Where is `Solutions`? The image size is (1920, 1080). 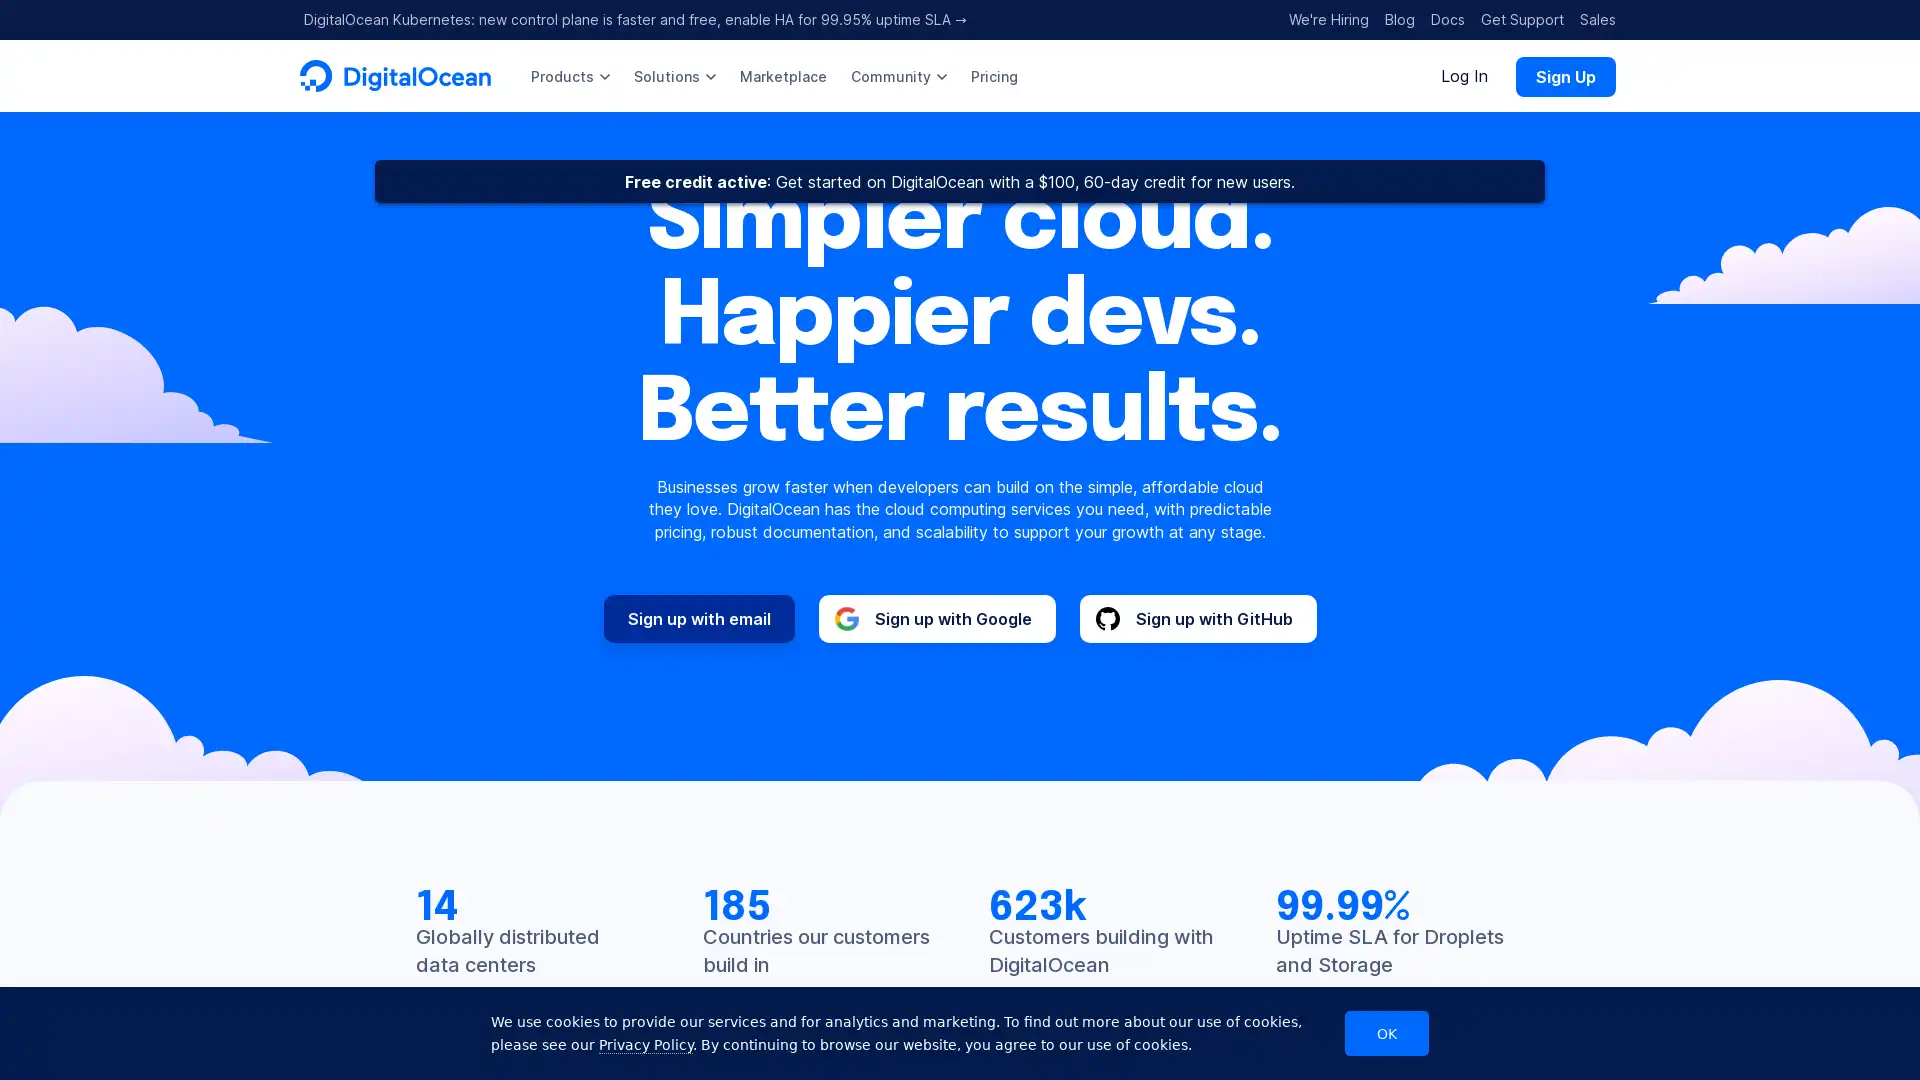 Solutions is located at coordinates (675, 75).